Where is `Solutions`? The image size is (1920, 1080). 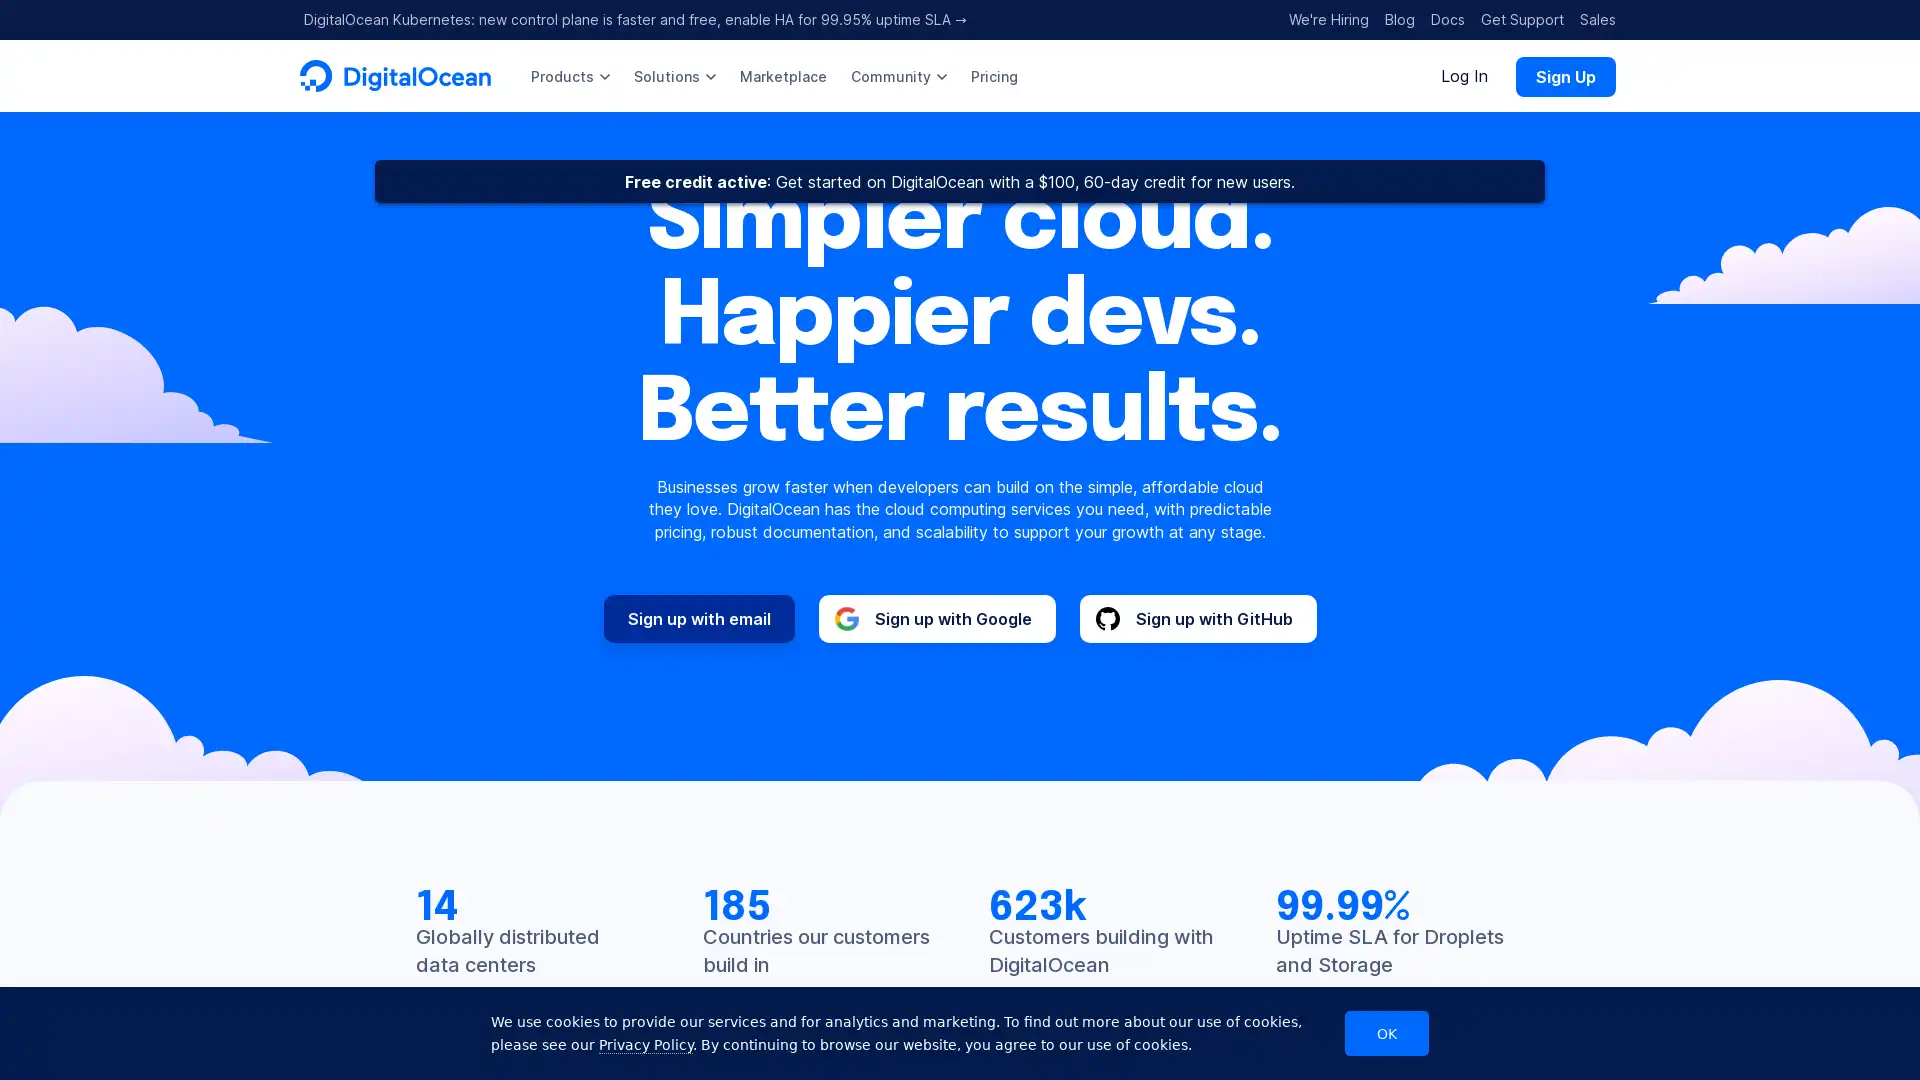 Solutions is located at coordinates (675, 75).